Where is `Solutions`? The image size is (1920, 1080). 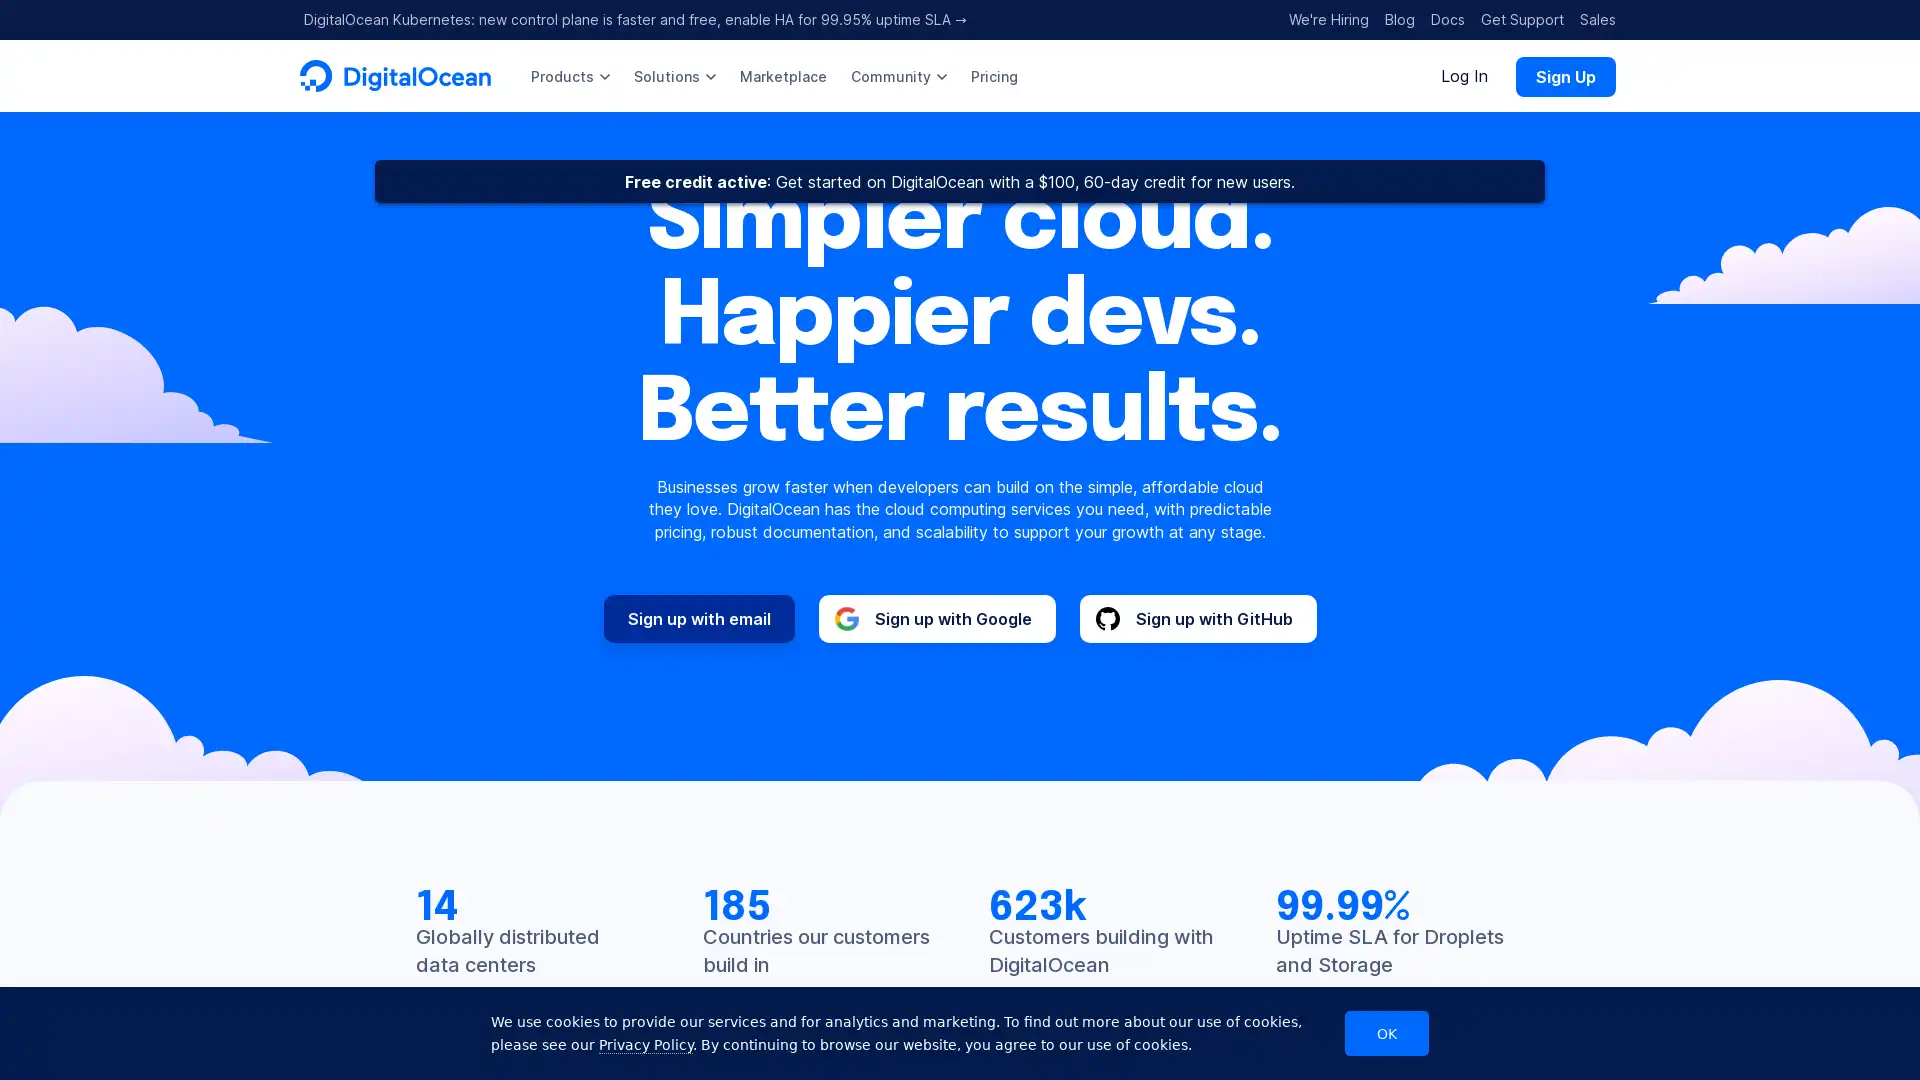 Solutions is located at coordinates (675, 75).